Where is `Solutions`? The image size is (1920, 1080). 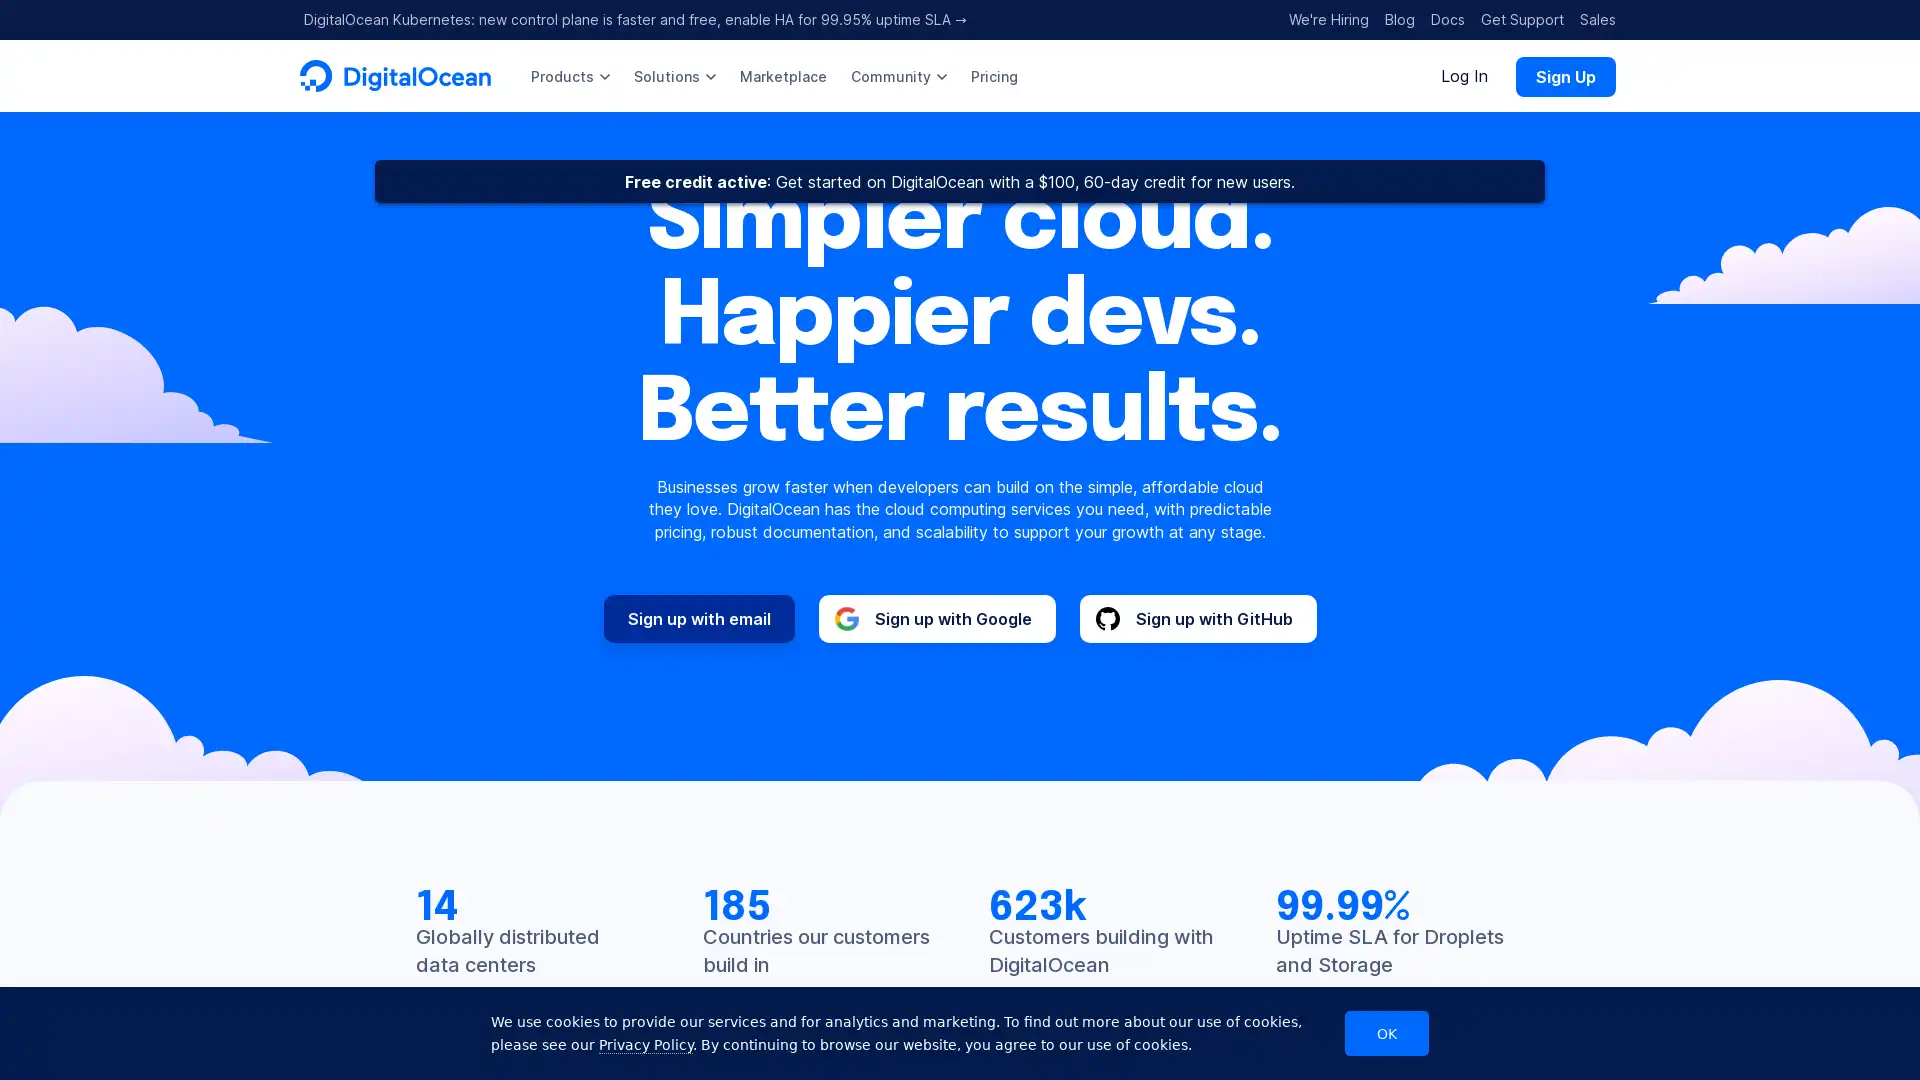 Solutions is located at coordinates (675, 75).